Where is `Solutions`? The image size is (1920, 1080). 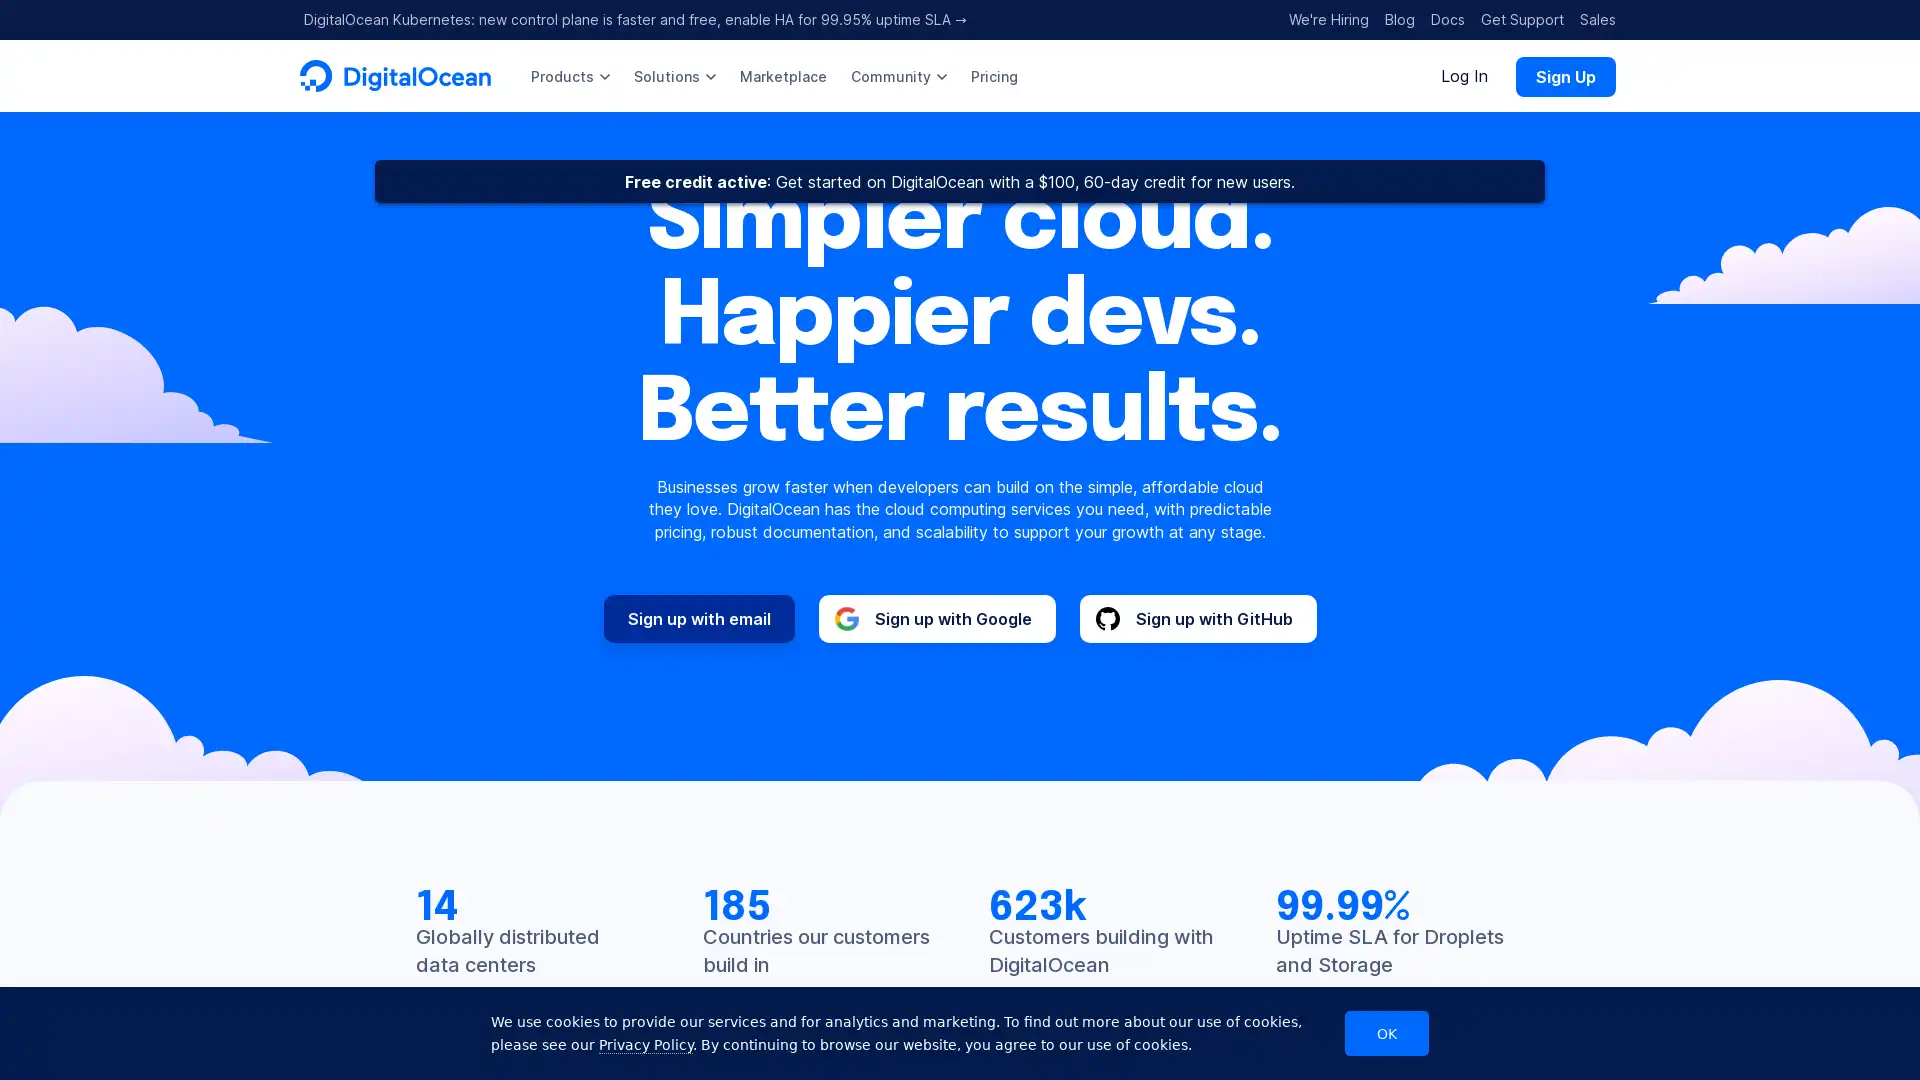 Solutions is located at coordinates (675, 75).